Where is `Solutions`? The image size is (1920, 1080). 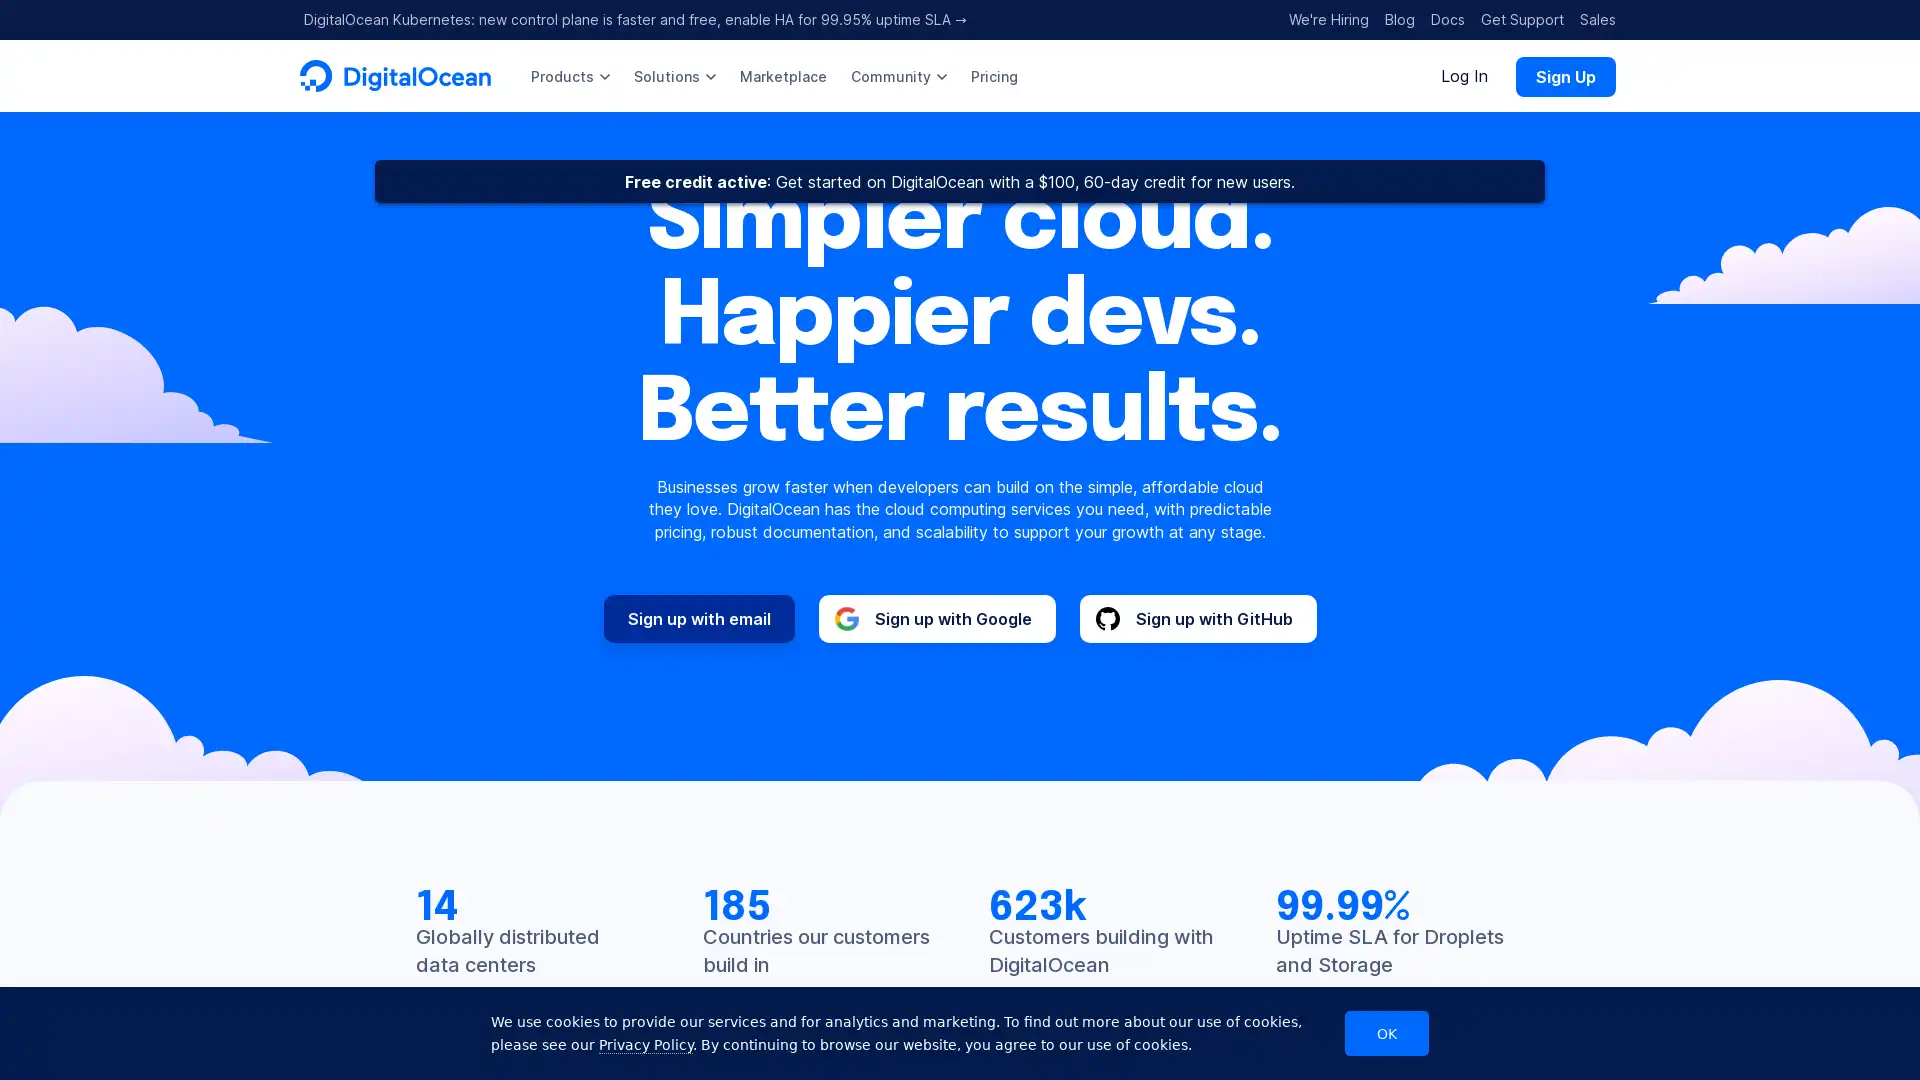 Solutions is located at coordinates (675, 75).